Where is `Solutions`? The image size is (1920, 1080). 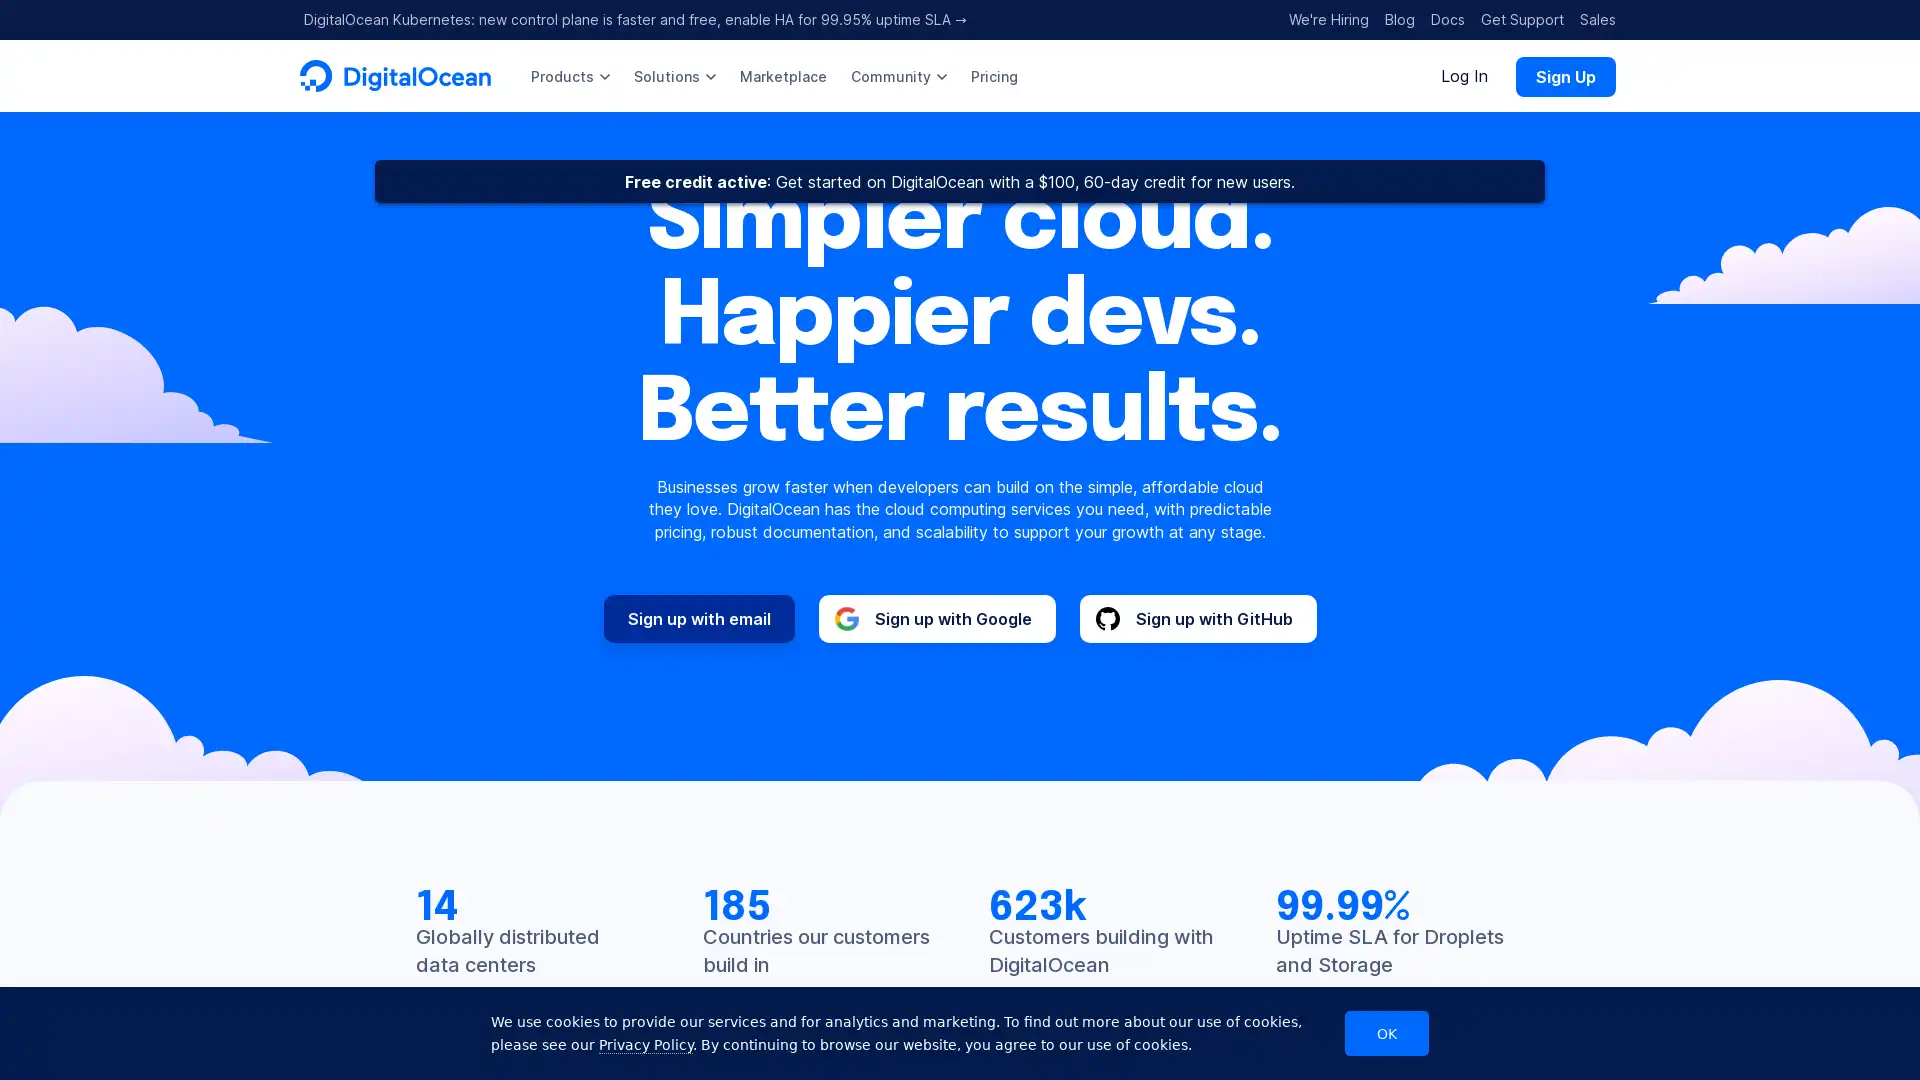 Solutions is located at coordinates (675, 75).